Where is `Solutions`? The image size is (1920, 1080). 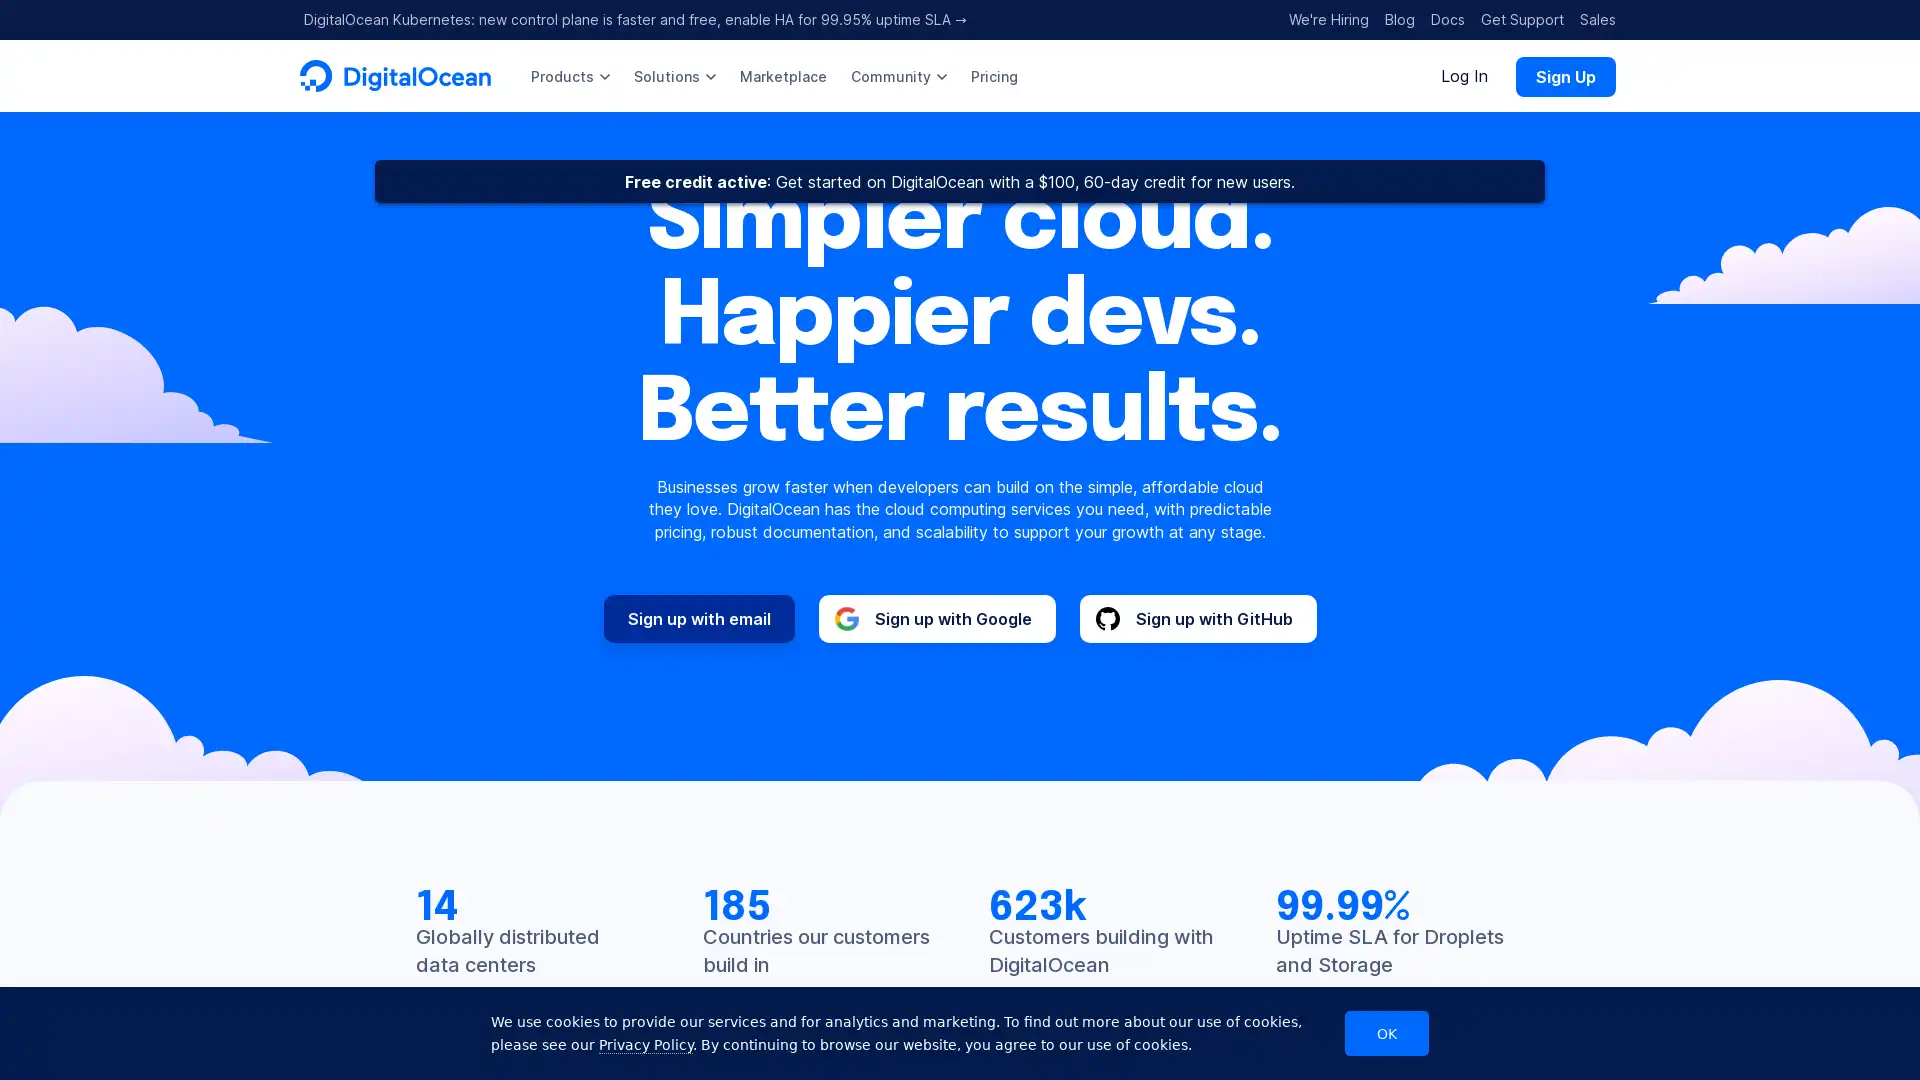 Solutions is located at coordinates (675, 75).